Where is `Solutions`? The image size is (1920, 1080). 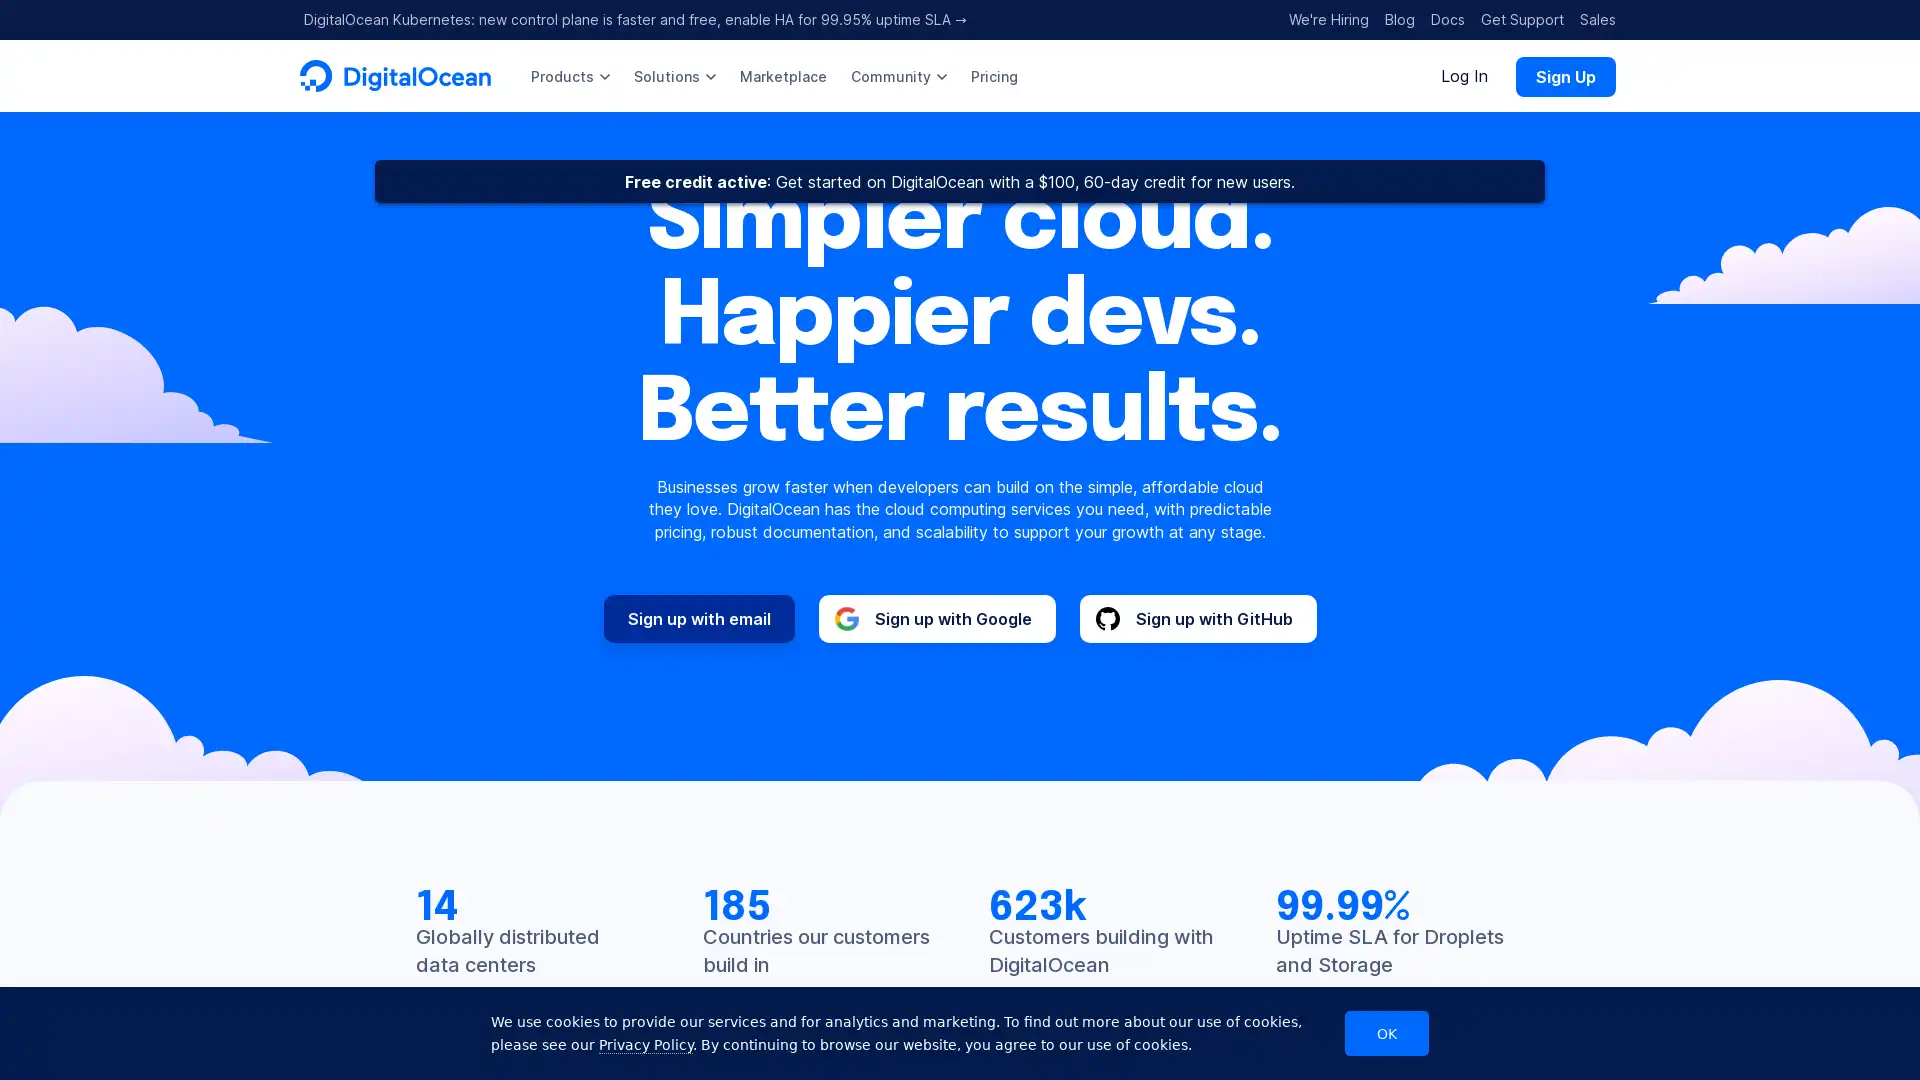 Solutions is located at coordinates (675, 75).